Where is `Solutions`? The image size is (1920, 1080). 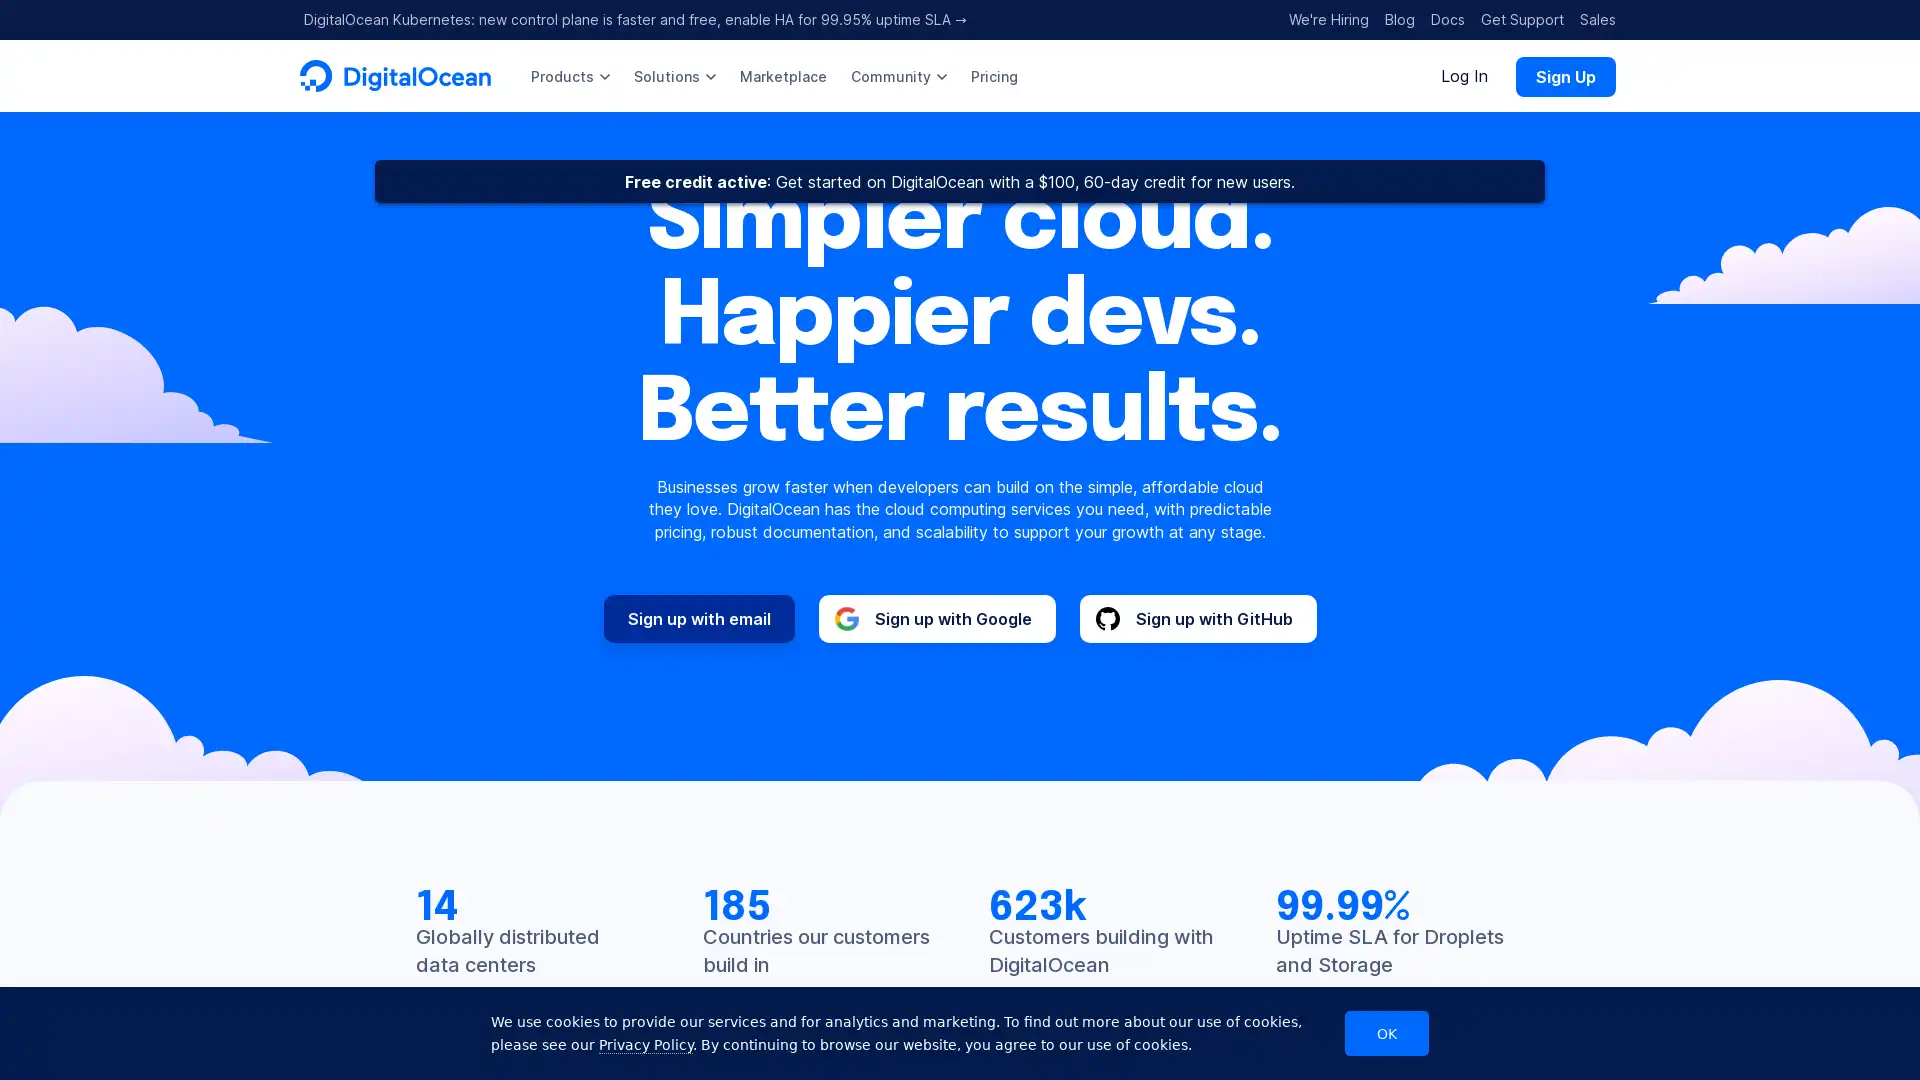 Solutions is located at coordinates (675, 75).